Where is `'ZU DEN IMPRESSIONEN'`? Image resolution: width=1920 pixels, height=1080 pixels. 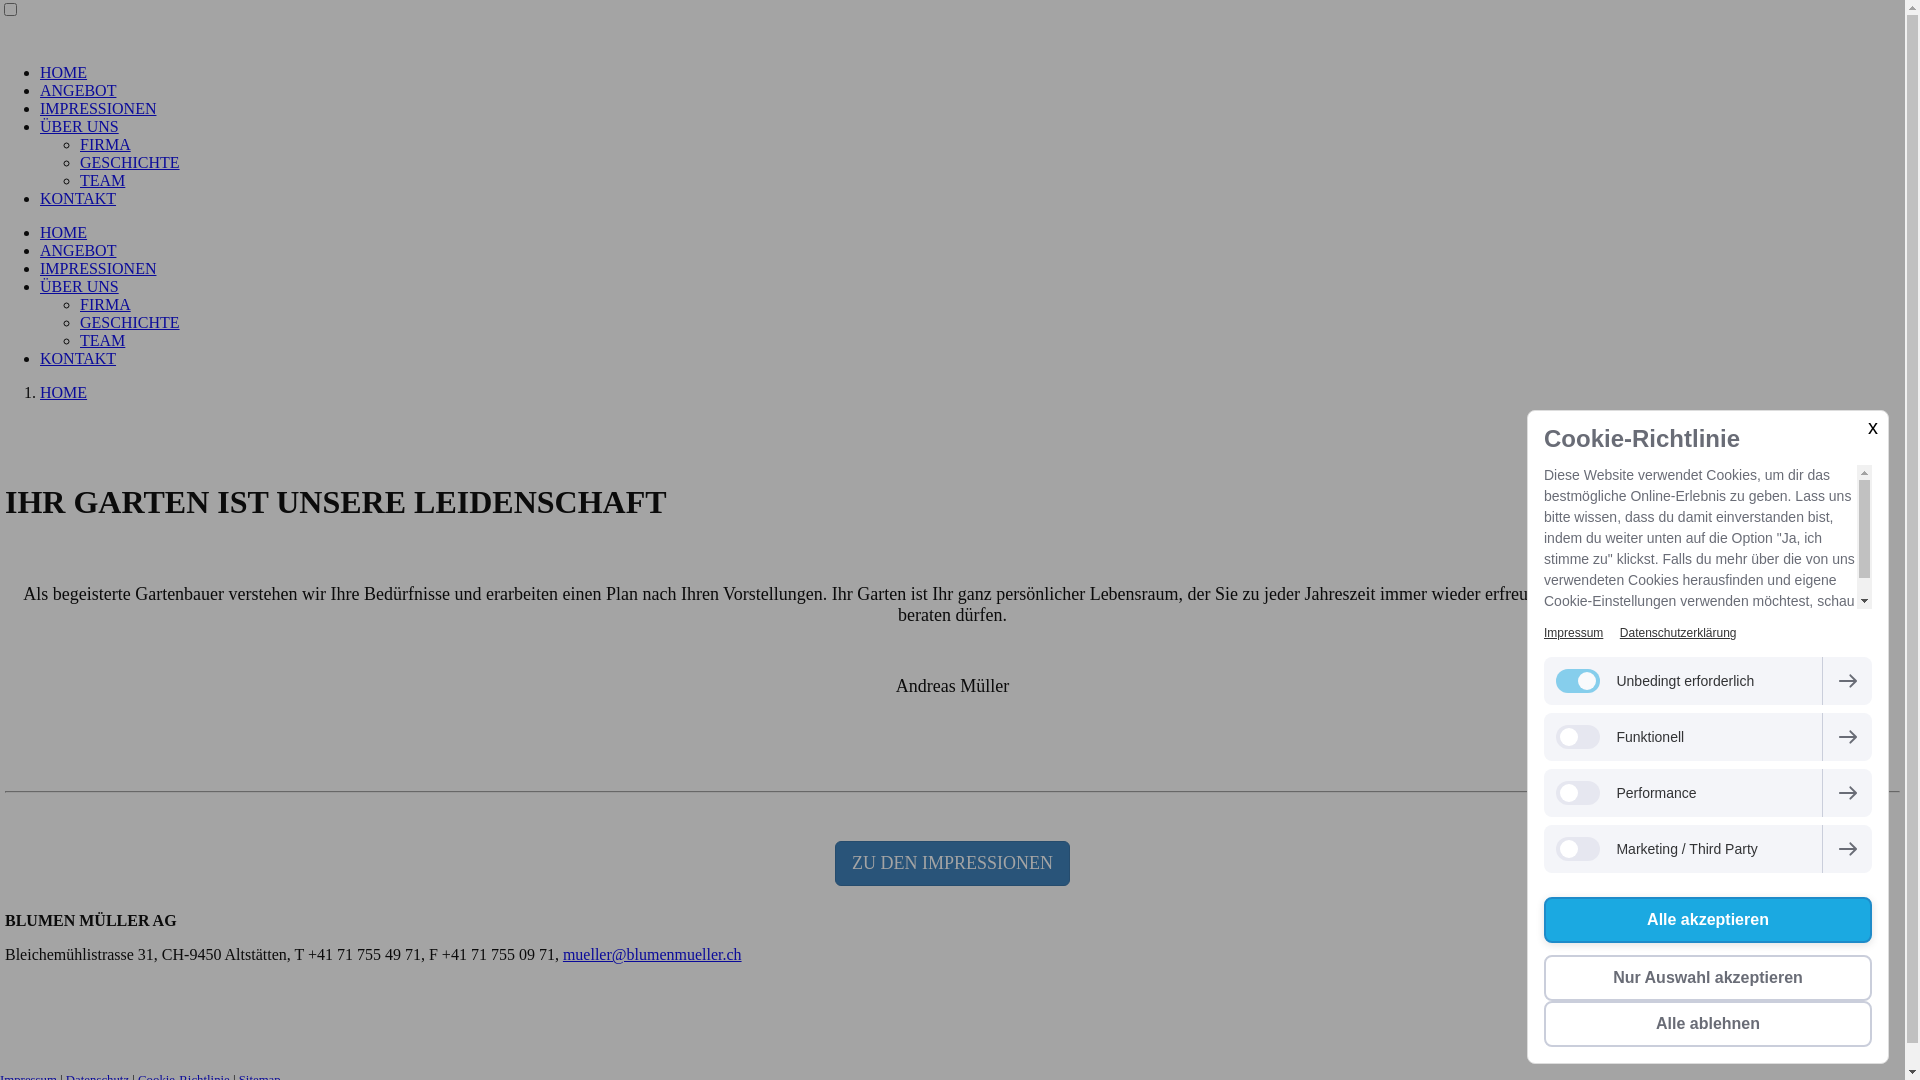 'ZU DEN IMPRESSIONEN' is located at coordinates (951, 862).